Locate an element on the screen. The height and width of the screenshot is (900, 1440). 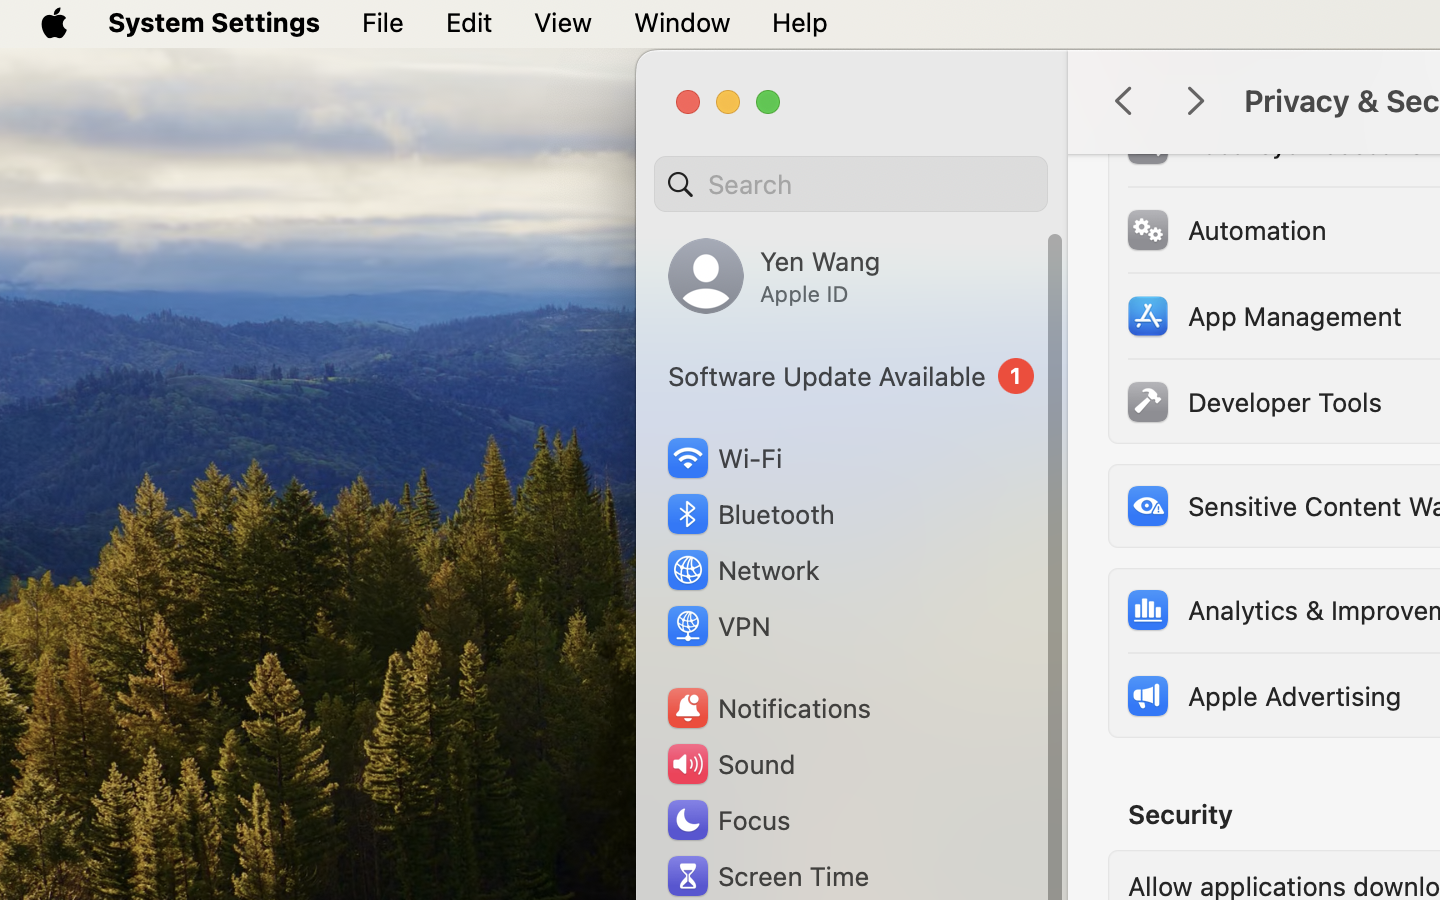
'Notifications' is located at coordinates (766, 707).